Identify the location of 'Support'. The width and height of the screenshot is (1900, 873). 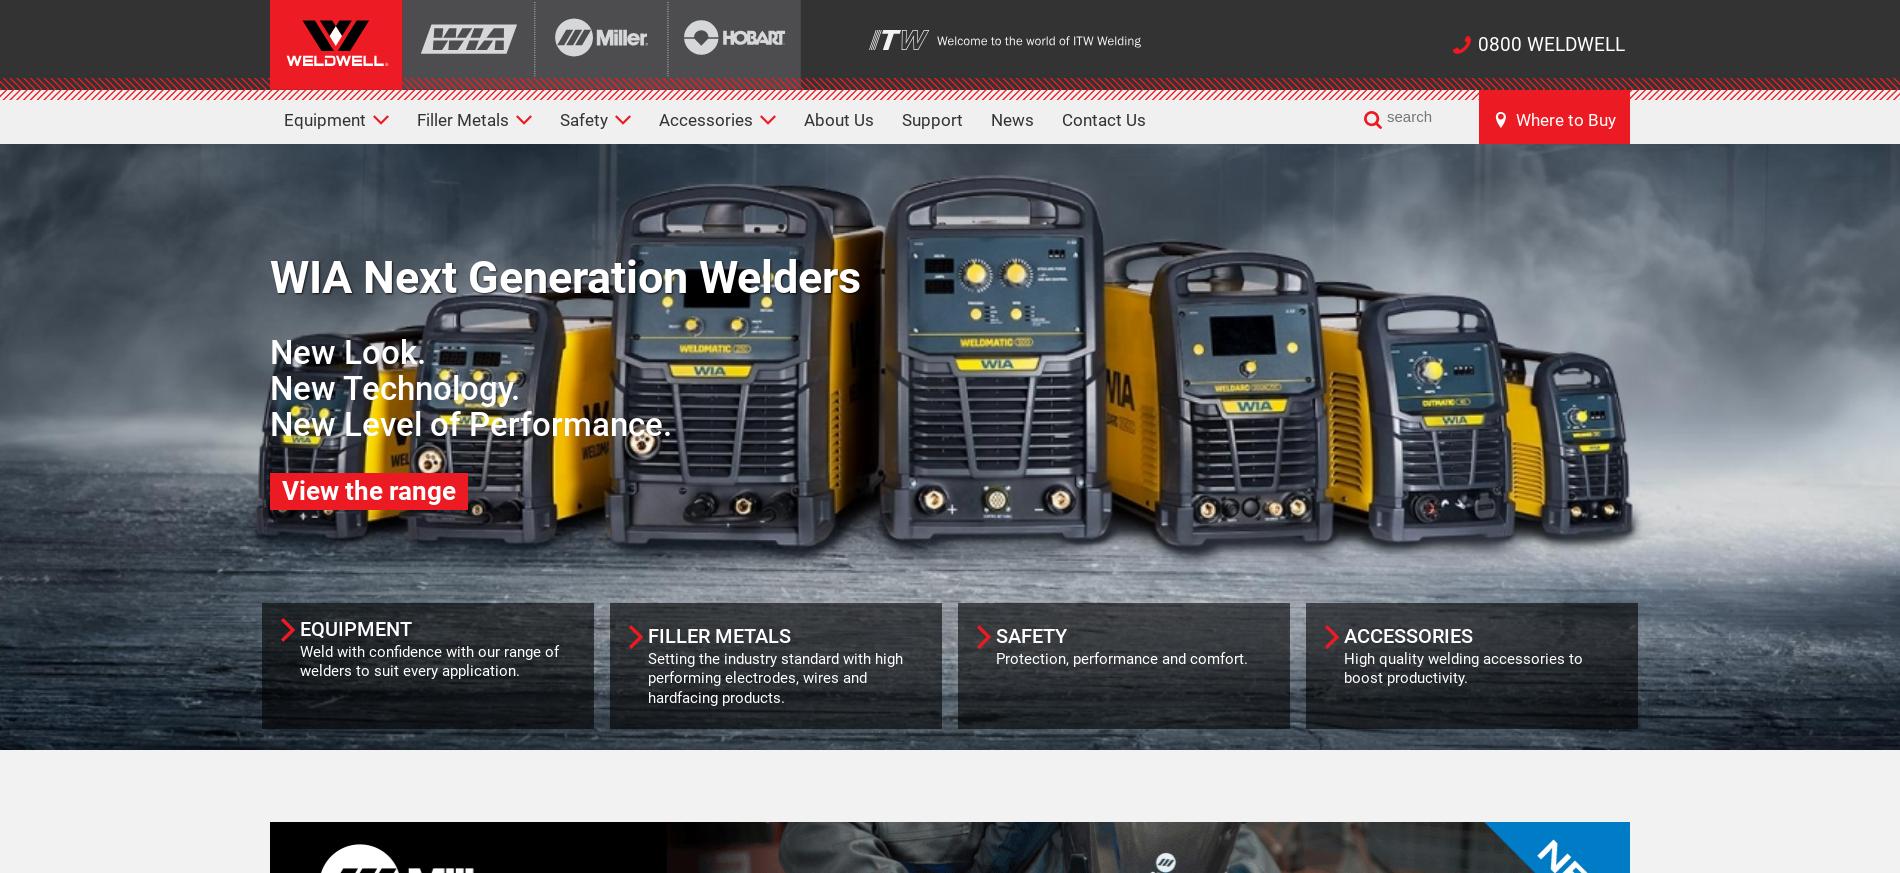
(931, 120).